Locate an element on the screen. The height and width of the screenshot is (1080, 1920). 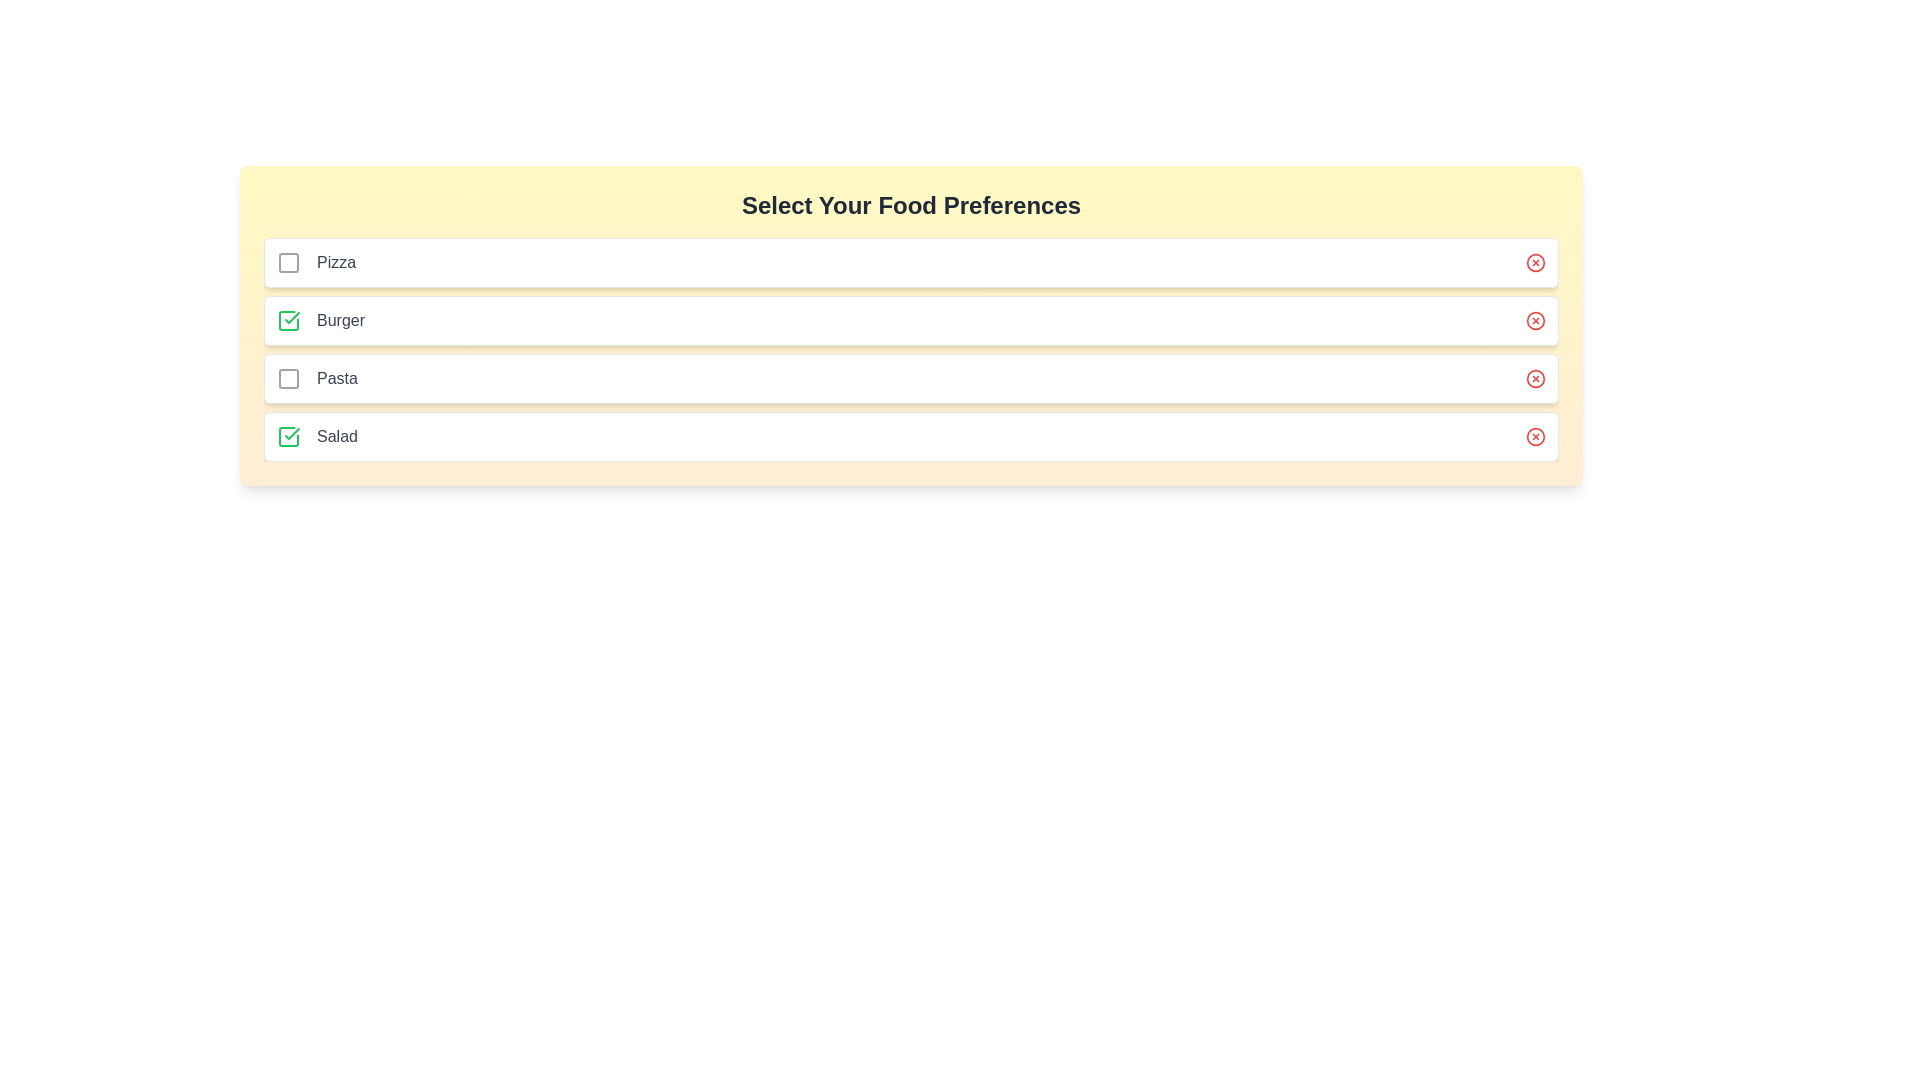
the text label describing the food item 'Pasta', which is the third item in a vertical list of food options, located below 'Burger' and above 'Salad' is located at coordinates (316, 378).